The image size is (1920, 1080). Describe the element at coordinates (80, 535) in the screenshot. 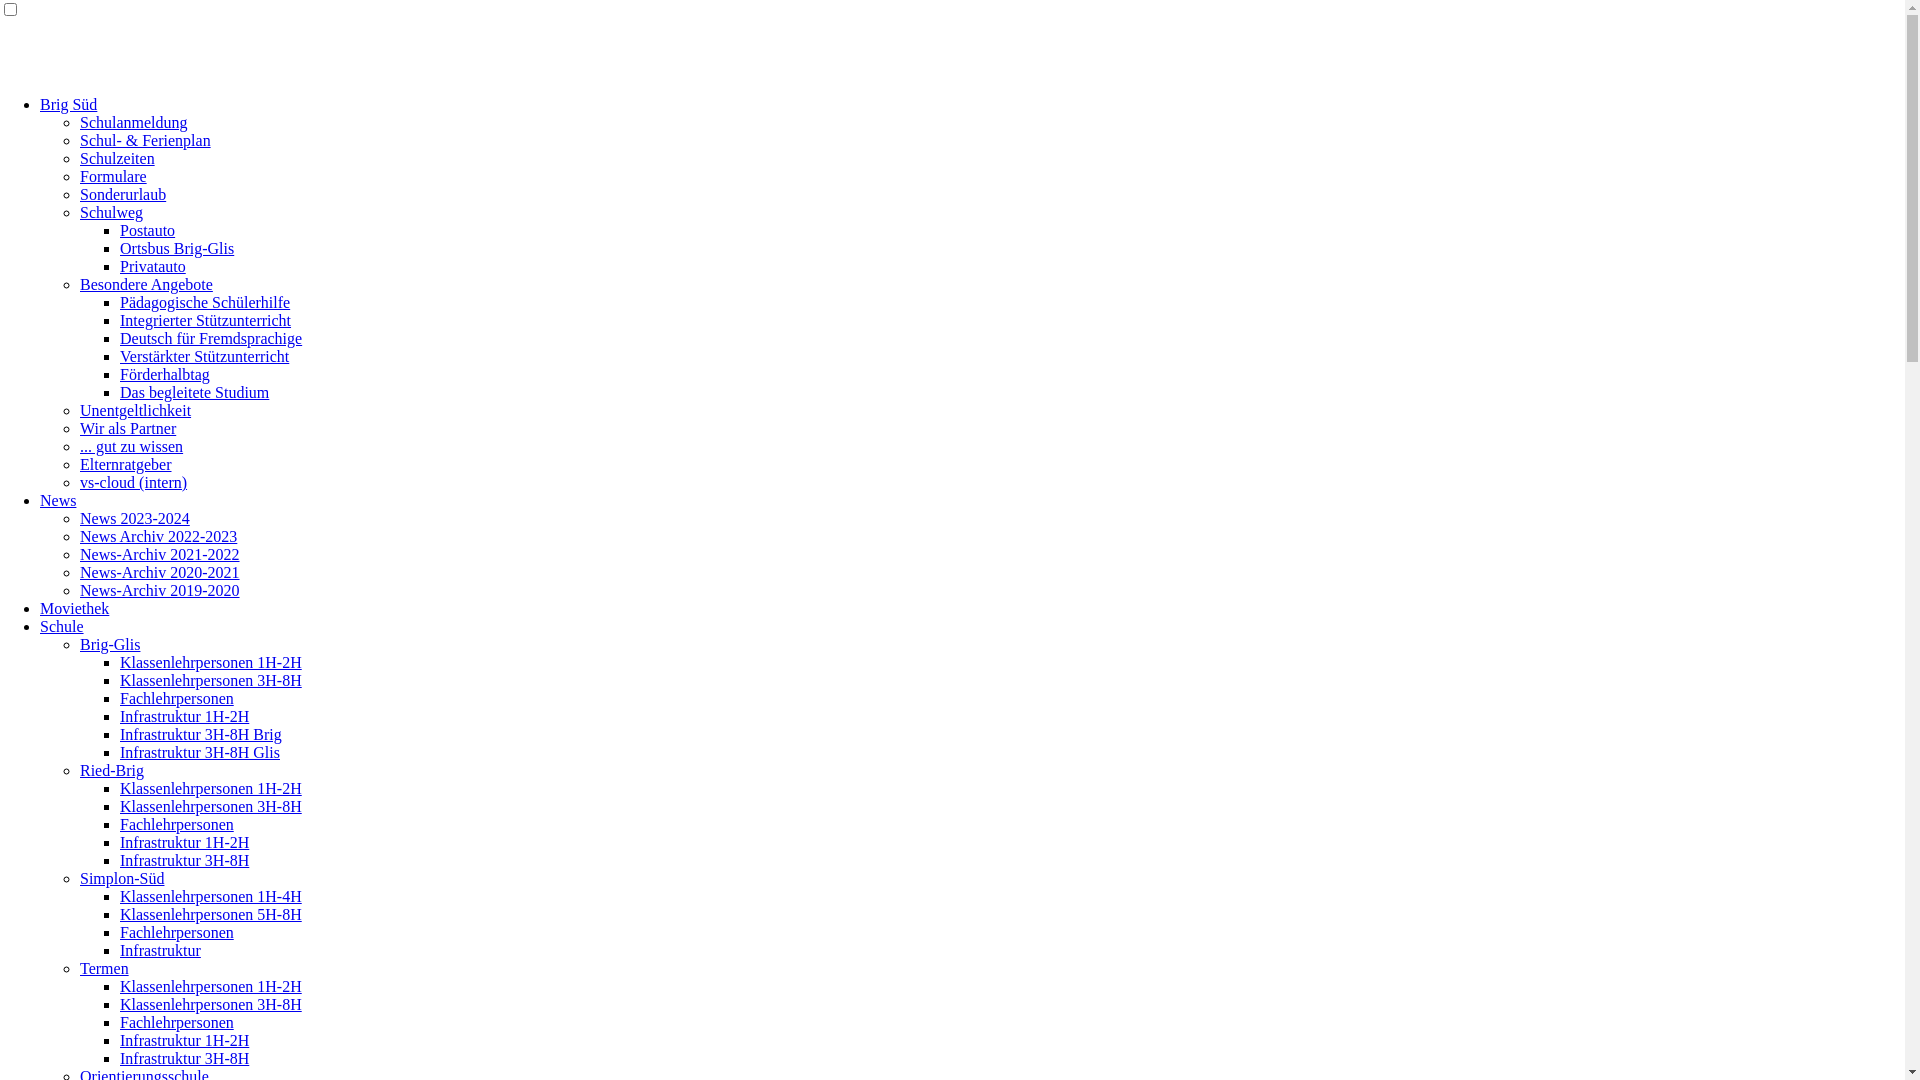

I see `'News Archiv 2022-2023'` at that location.